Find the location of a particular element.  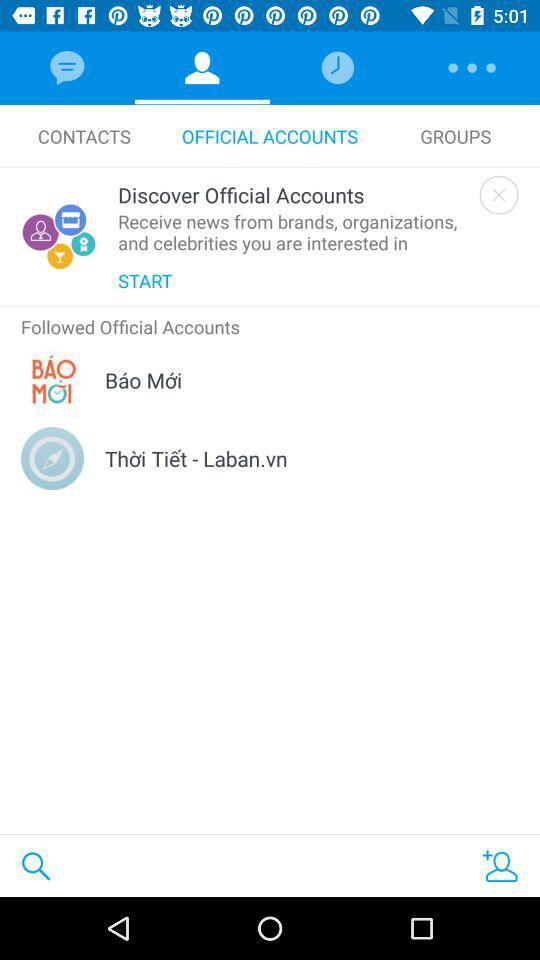

the groups icon is located at coordinates (455, 135).